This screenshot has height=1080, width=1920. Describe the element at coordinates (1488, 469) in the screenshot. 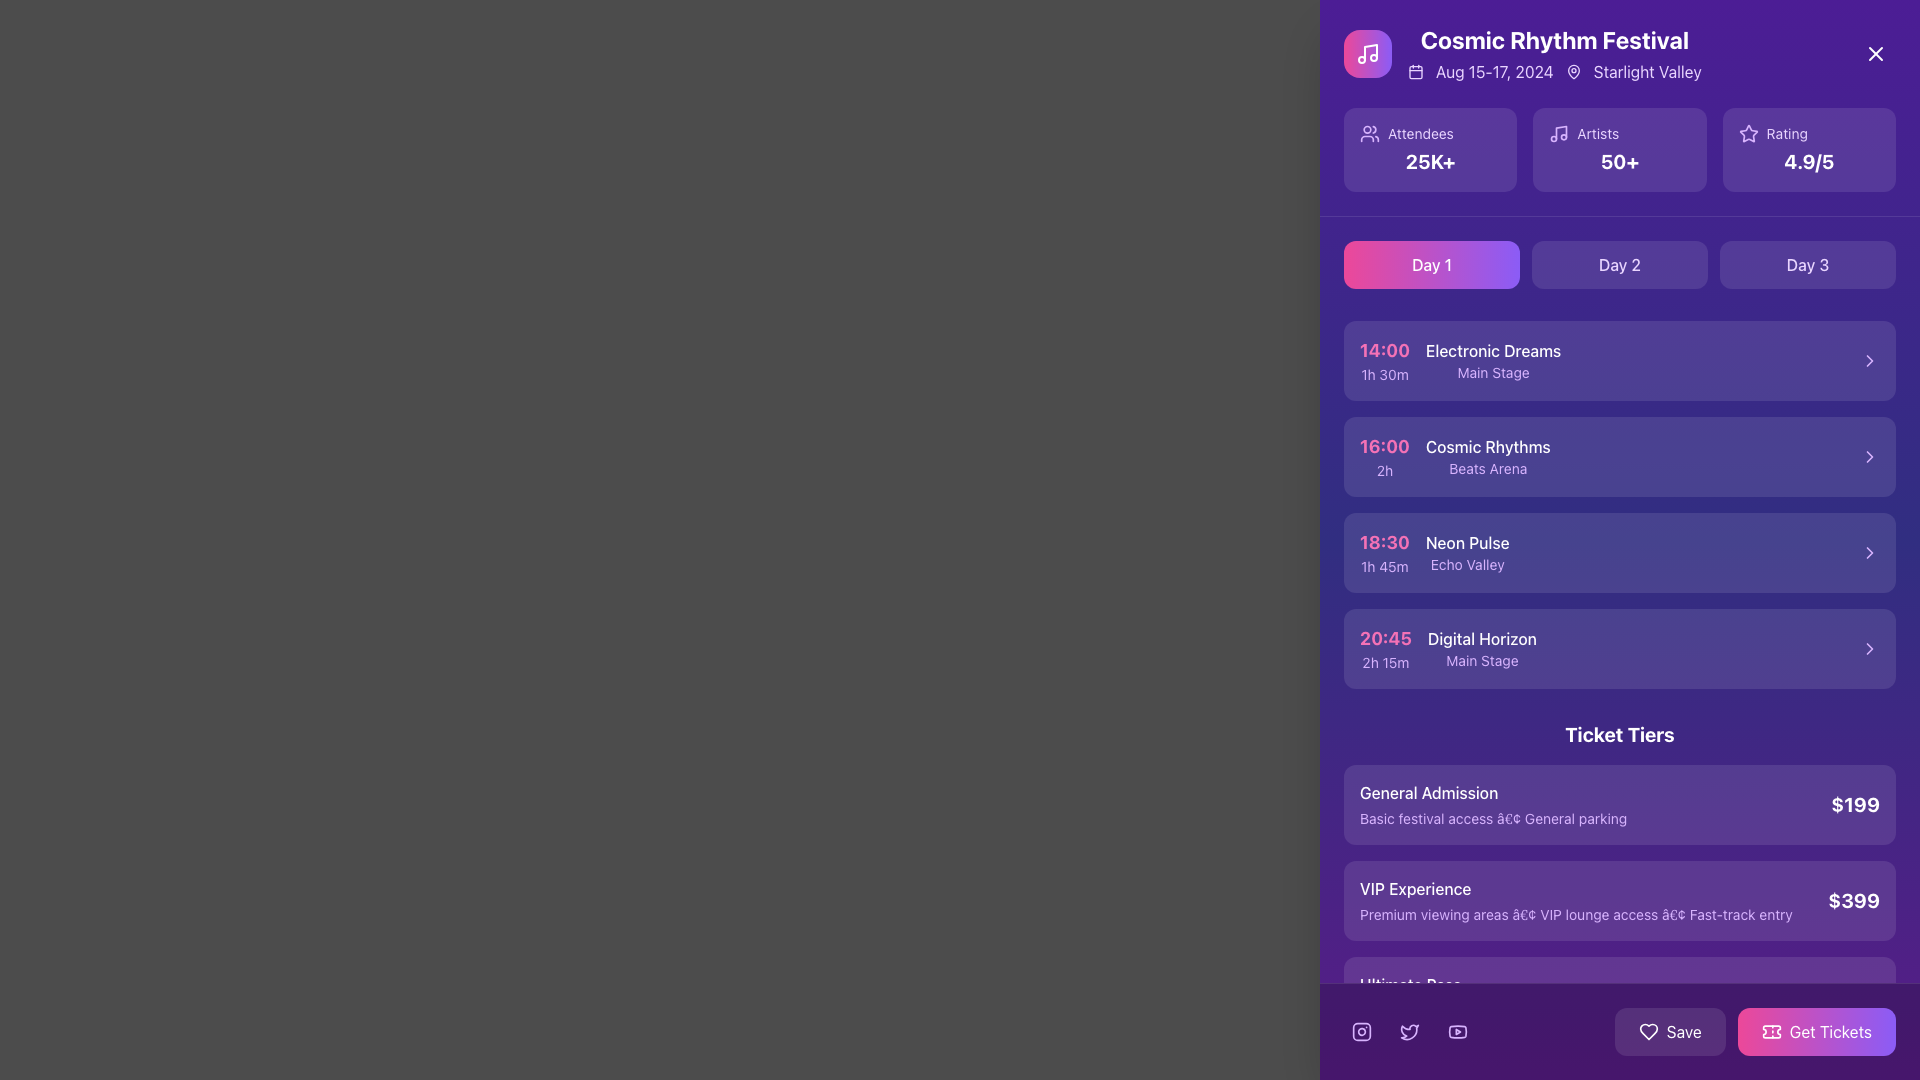

I see `the text label indicating the location or stage of the 'Cosmic Rhythms' event, which is located below the 'Cosmic Rhythms' text in the 16:00 event section of the schedule` at that location.